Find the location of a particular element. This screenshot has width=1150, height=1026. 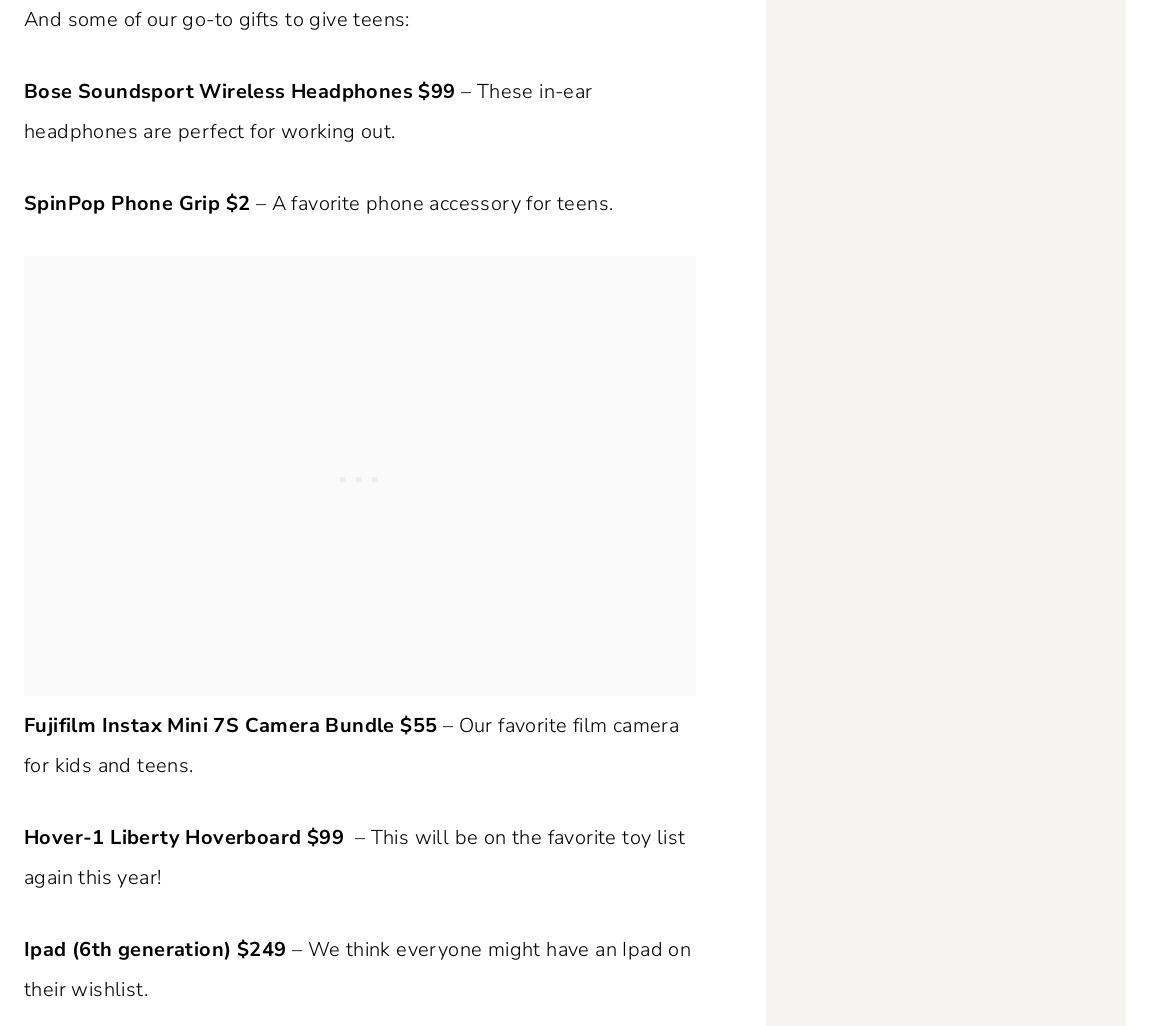

'$55' is located at coordinates (418, 725).